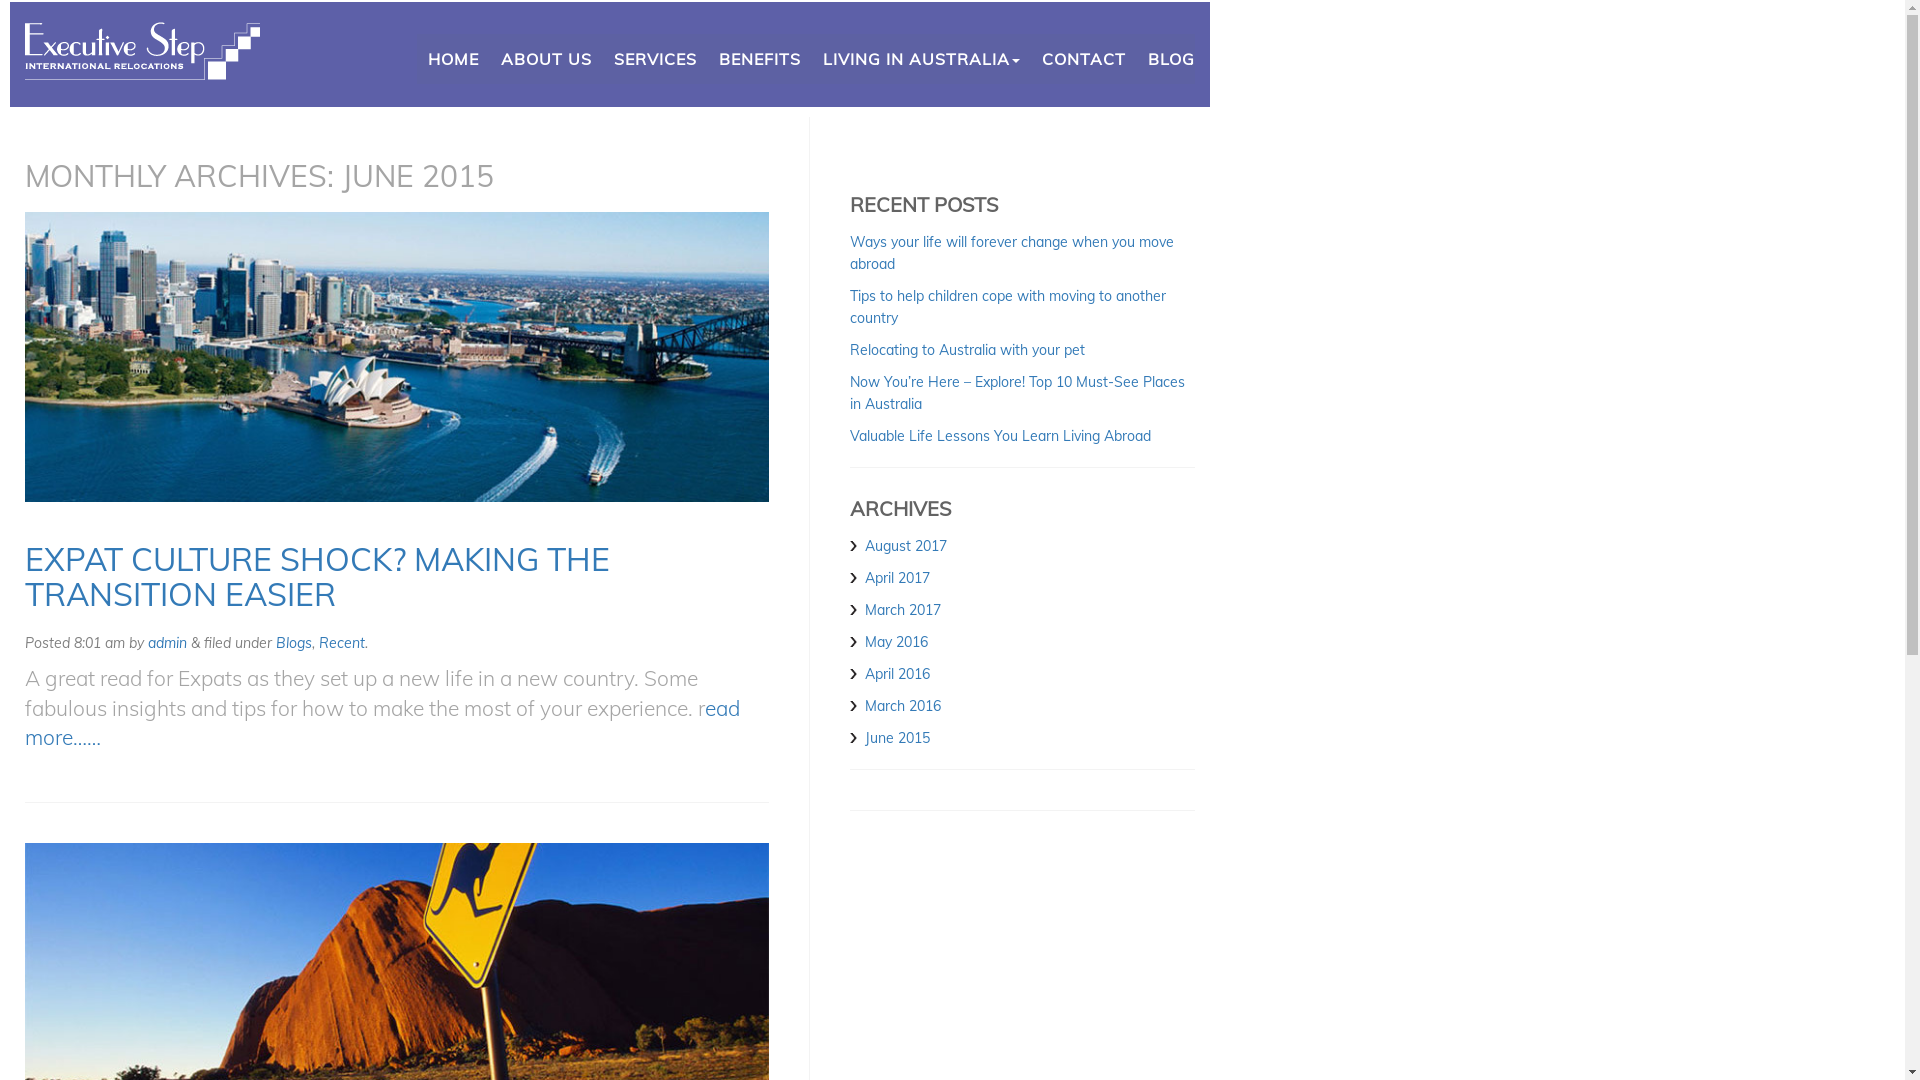 This screenshot has width=1920, height=1080. I want to click on 'Recent', so click(341, 643).